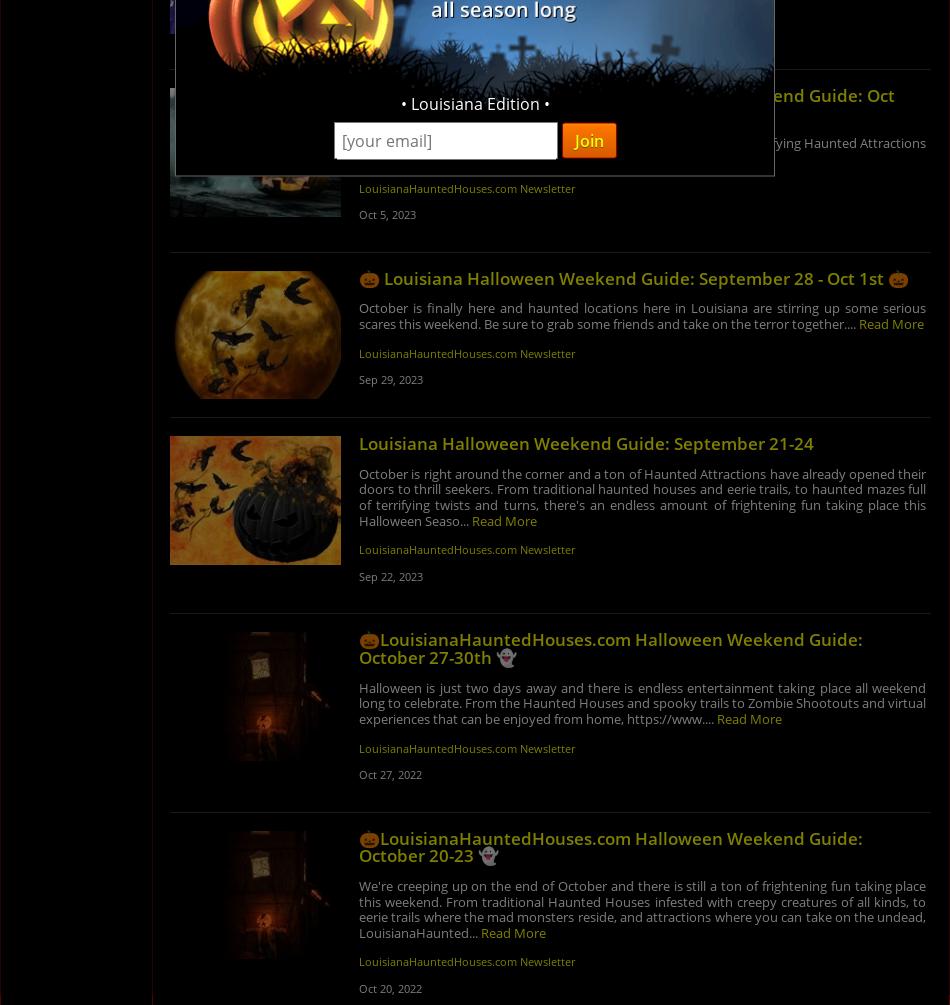  What do you see at coordinates (385, 213) in the screenshot?
I see `'Oct 5, 2023'` at bounding box center [385, 213].